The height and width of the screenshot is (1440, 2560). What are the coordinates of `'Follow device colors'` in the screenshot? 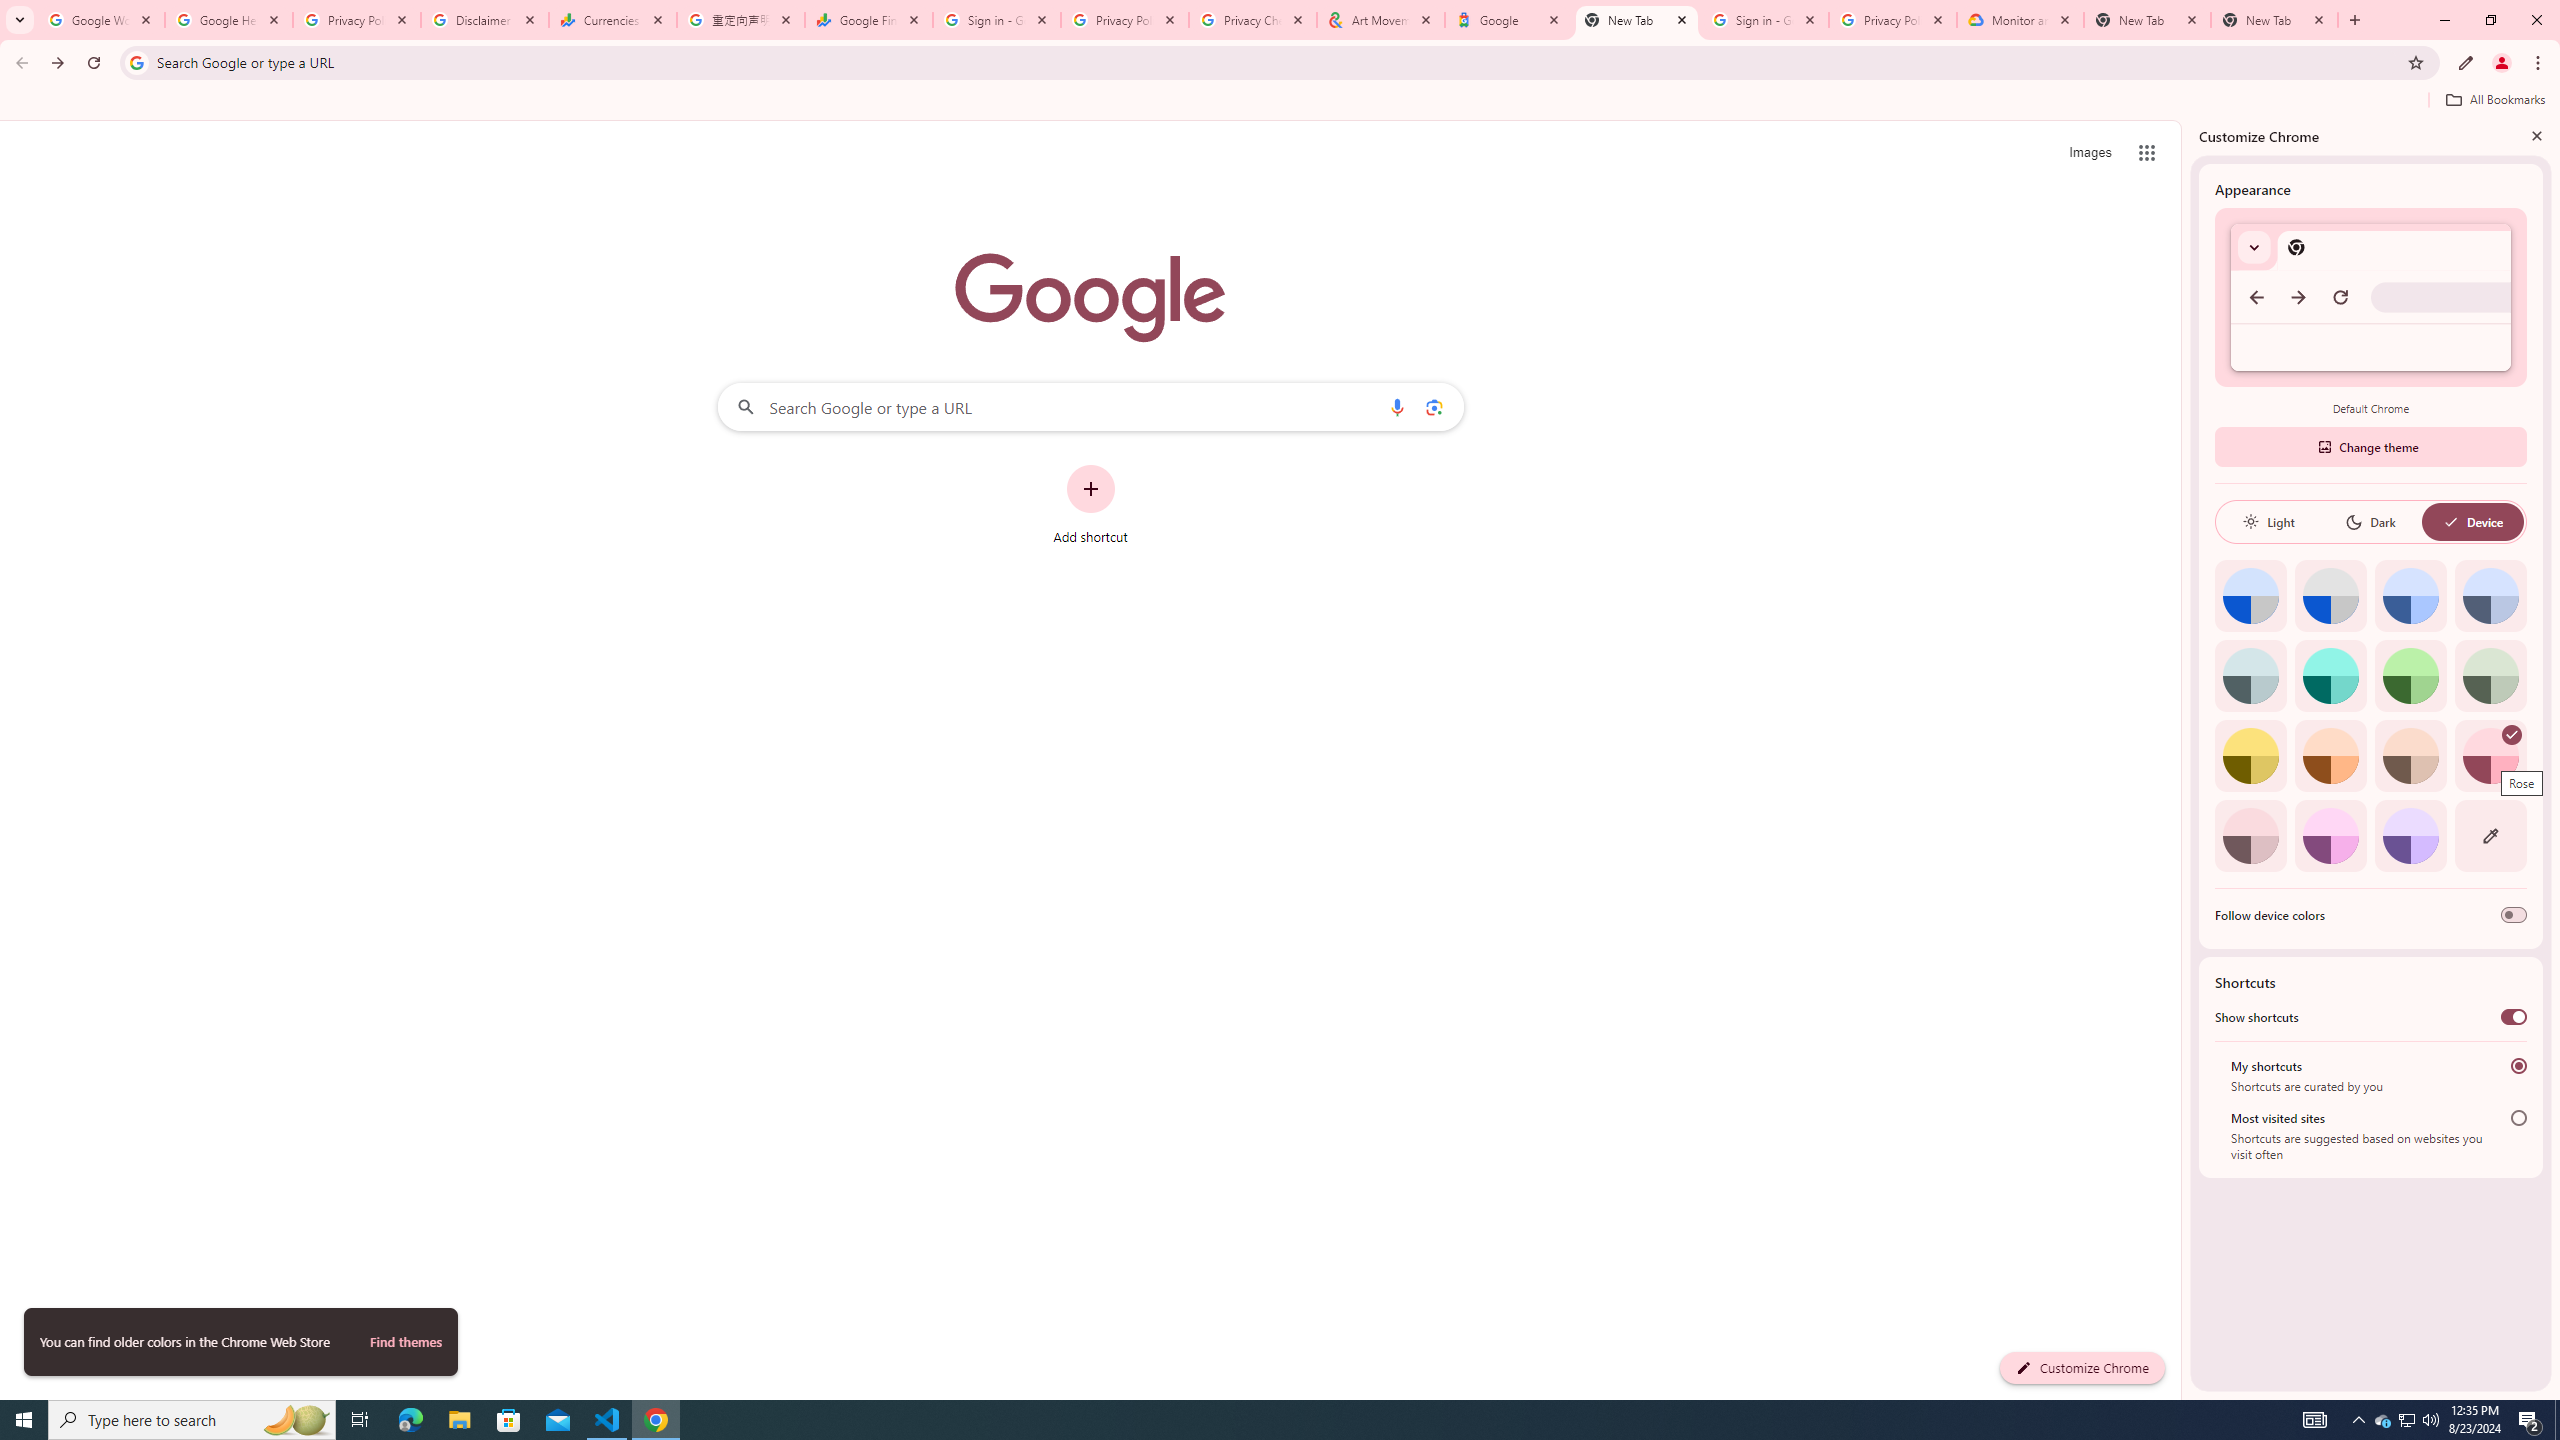 It's located at (2512, 915).